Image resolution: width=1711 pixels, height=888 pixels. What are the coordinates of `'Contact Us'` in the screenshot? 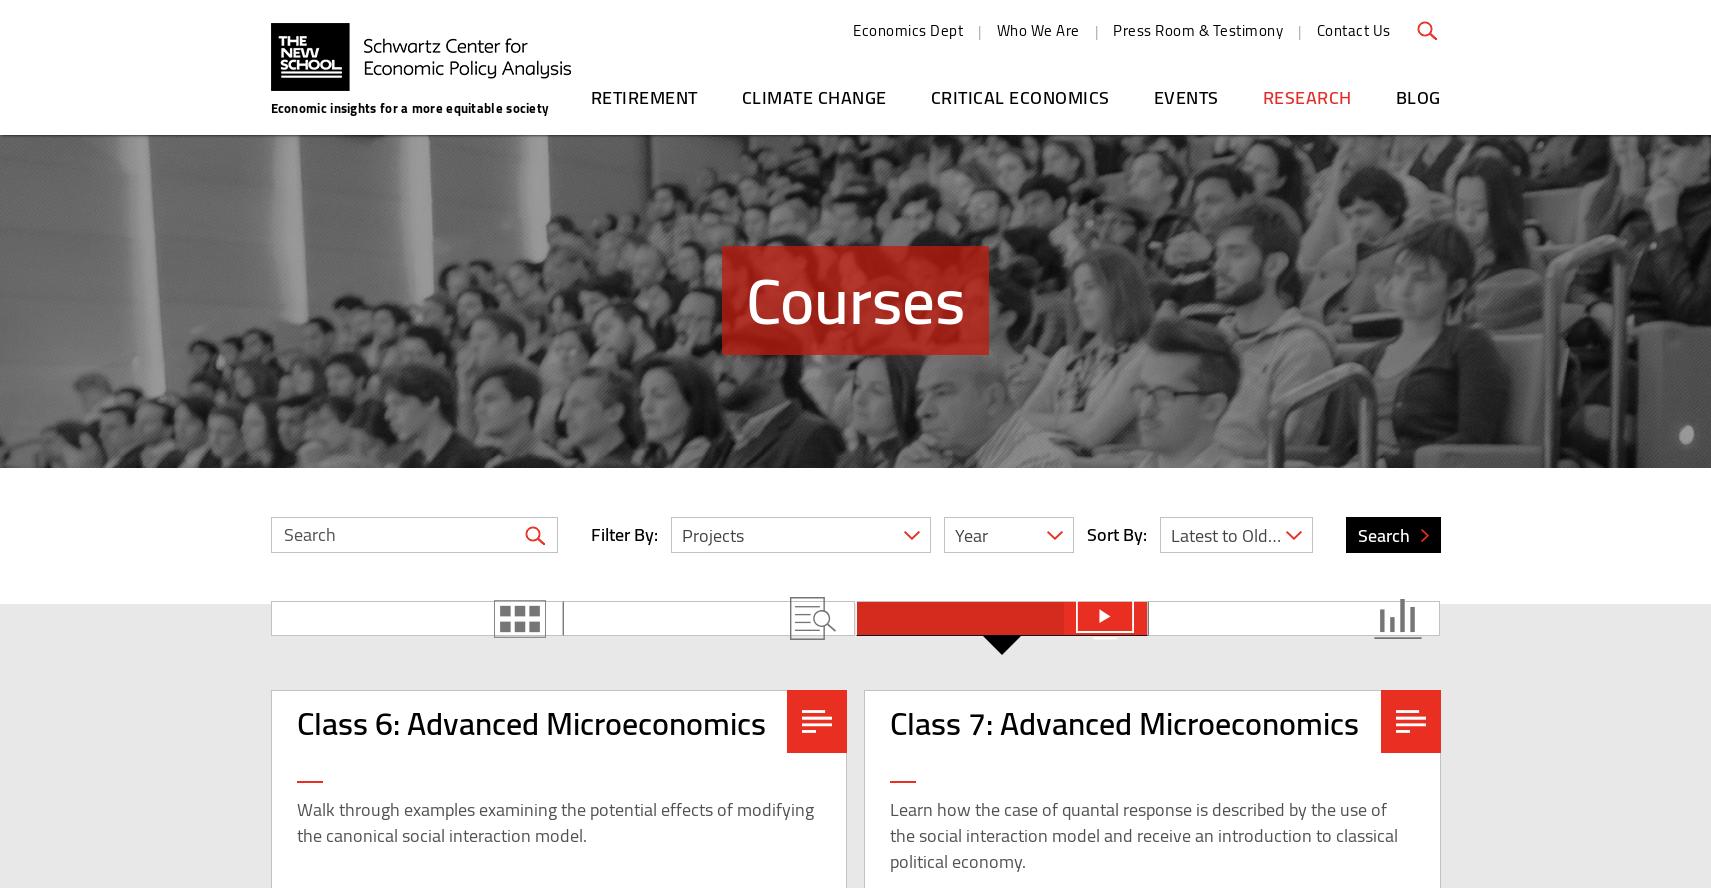 It's located at (1352, 30).